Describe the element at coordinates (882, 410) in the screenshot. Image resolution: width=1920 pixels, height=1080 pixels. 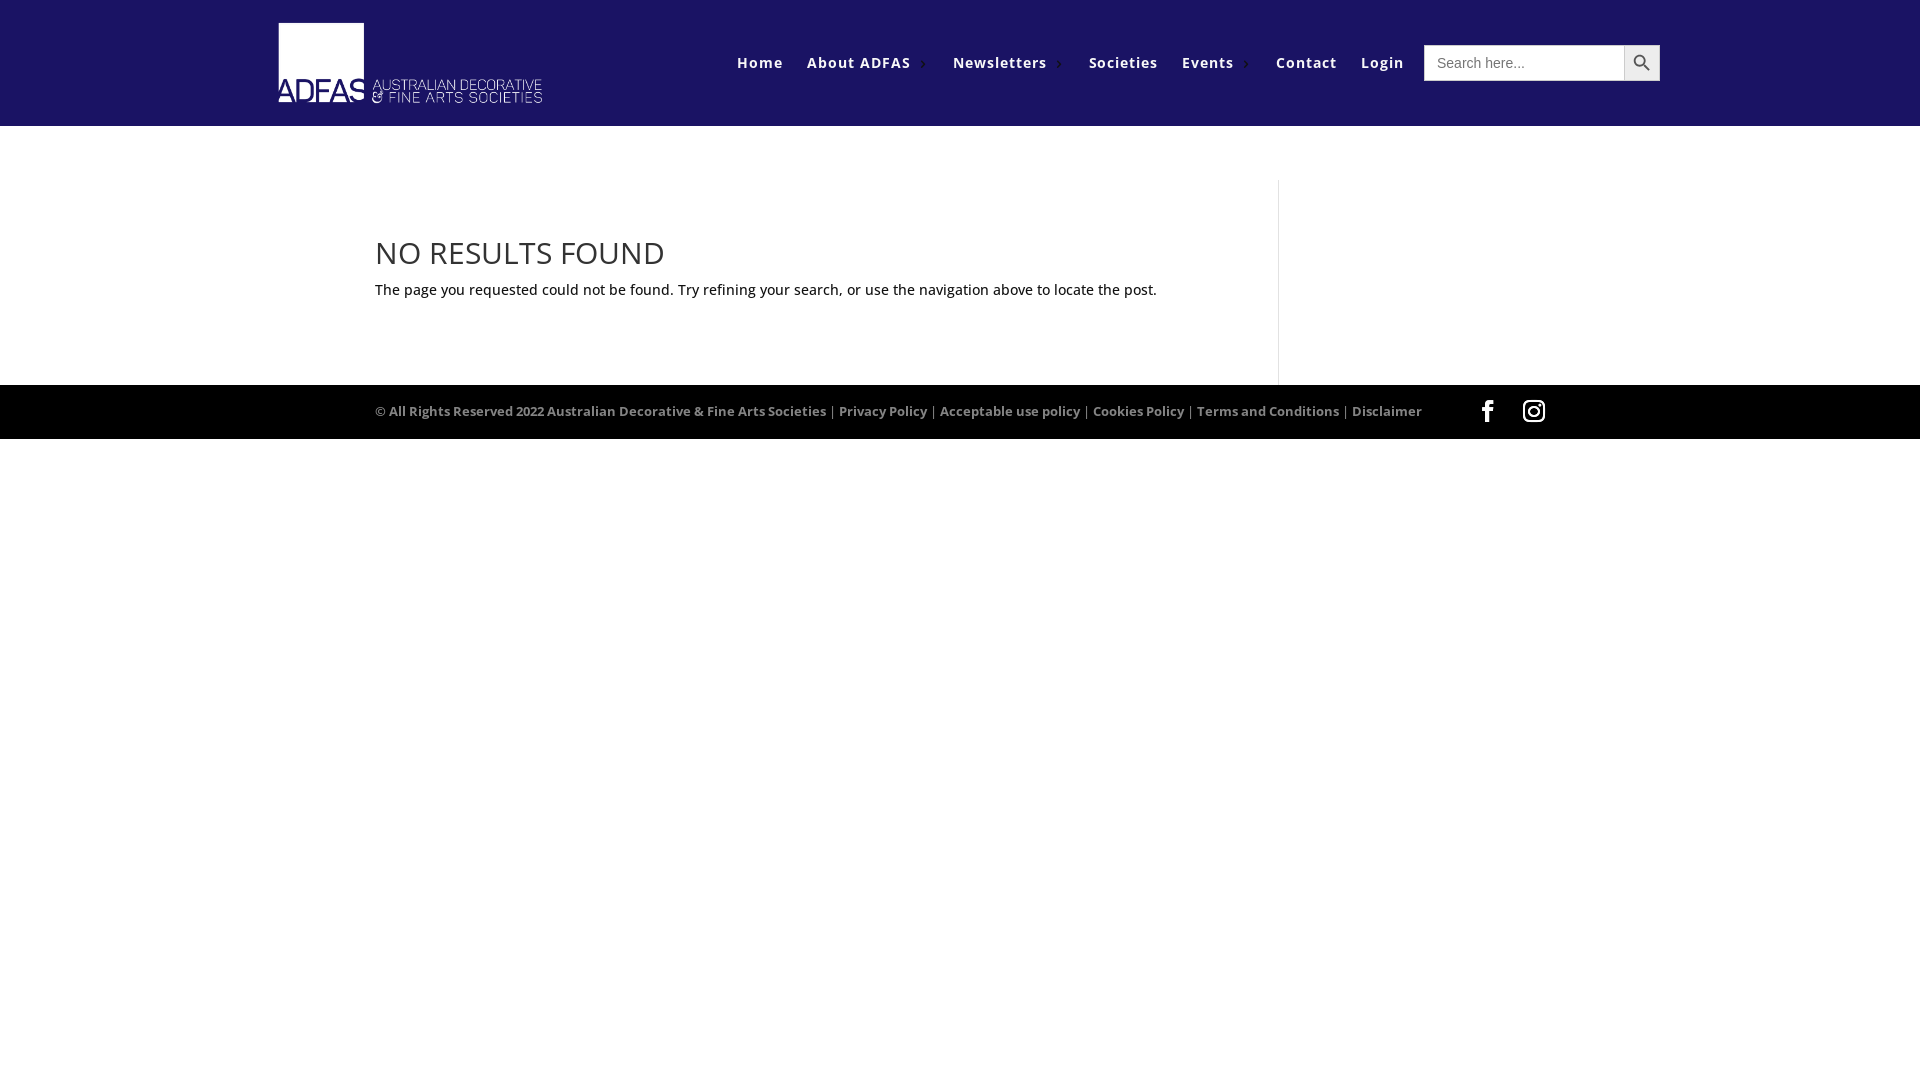
I see `'Privacy Policy'` at that location.